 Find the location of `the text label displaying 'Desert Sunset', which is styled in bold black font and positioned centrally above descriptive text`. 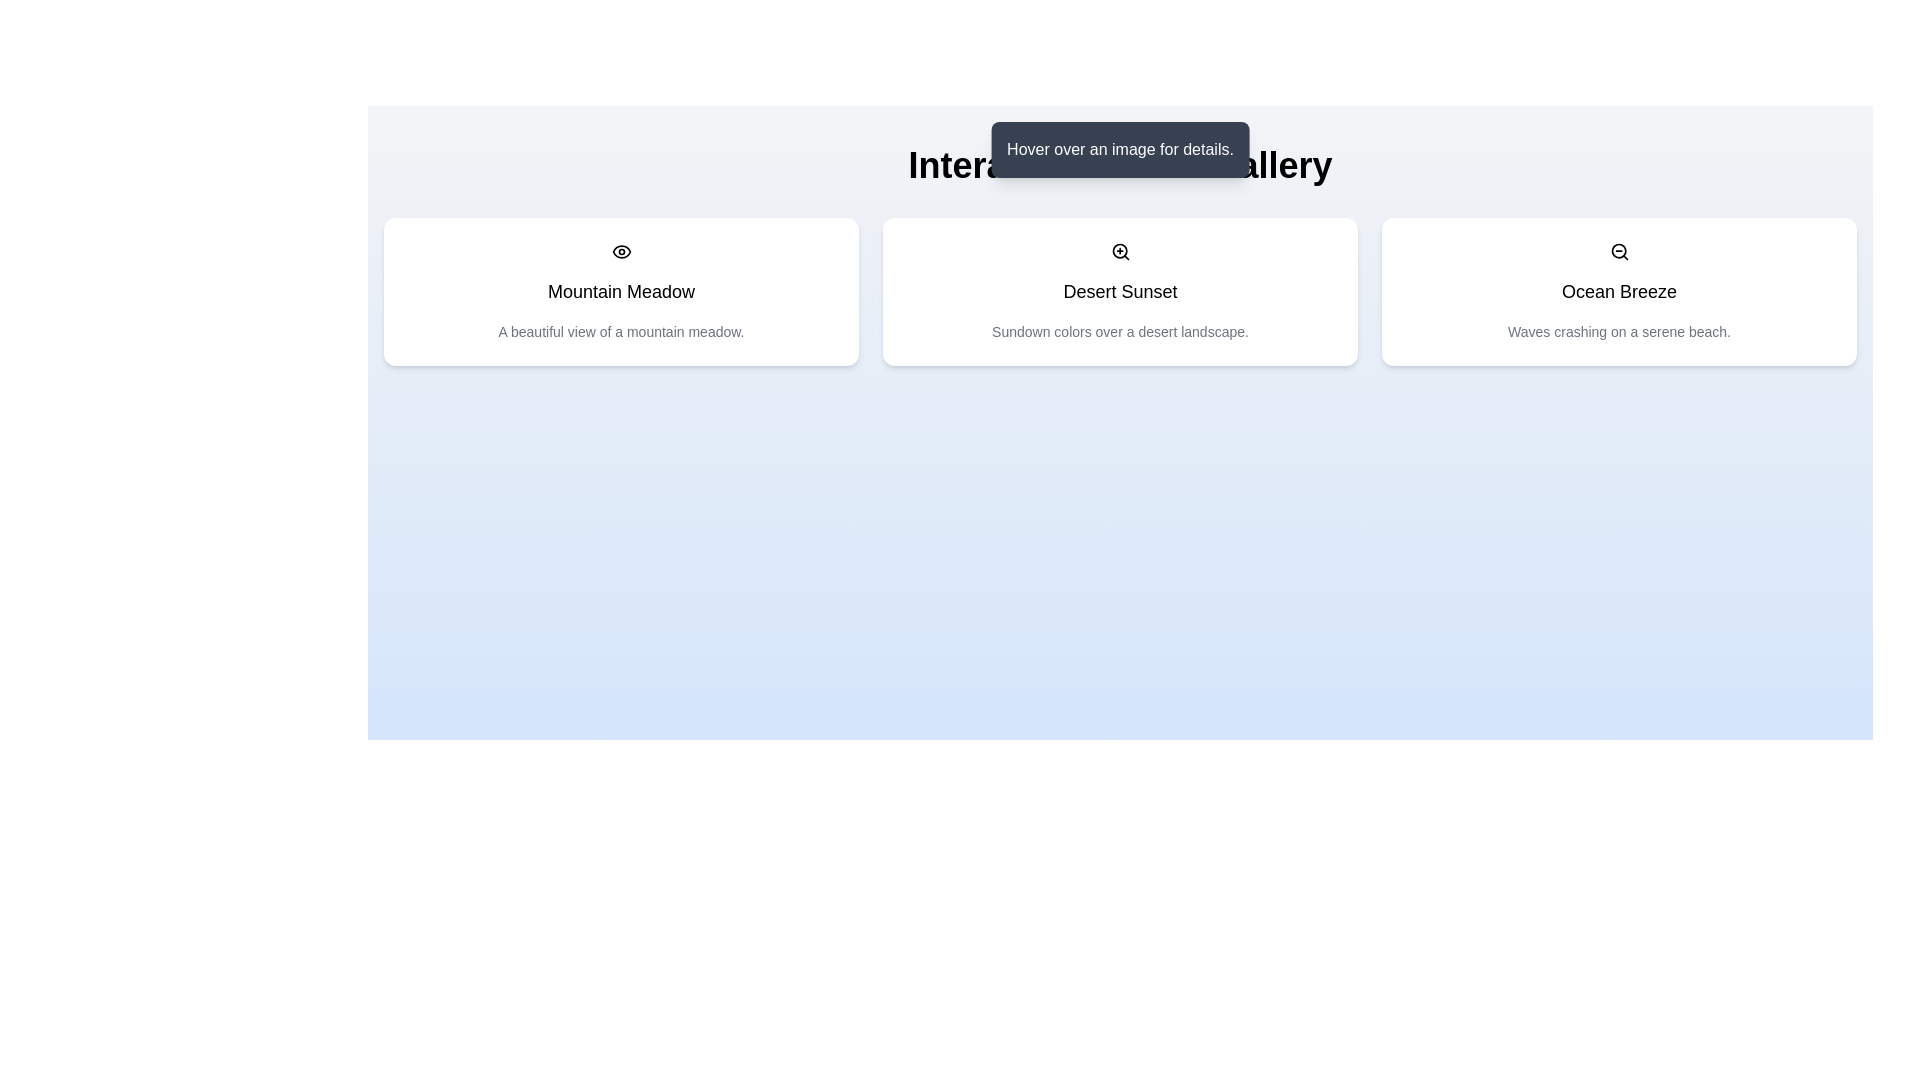

the text label displaying 'Desert Sunset', which is styled in bold black font and positioned centrally above descriptive text is located at coordinates (1120, 292).